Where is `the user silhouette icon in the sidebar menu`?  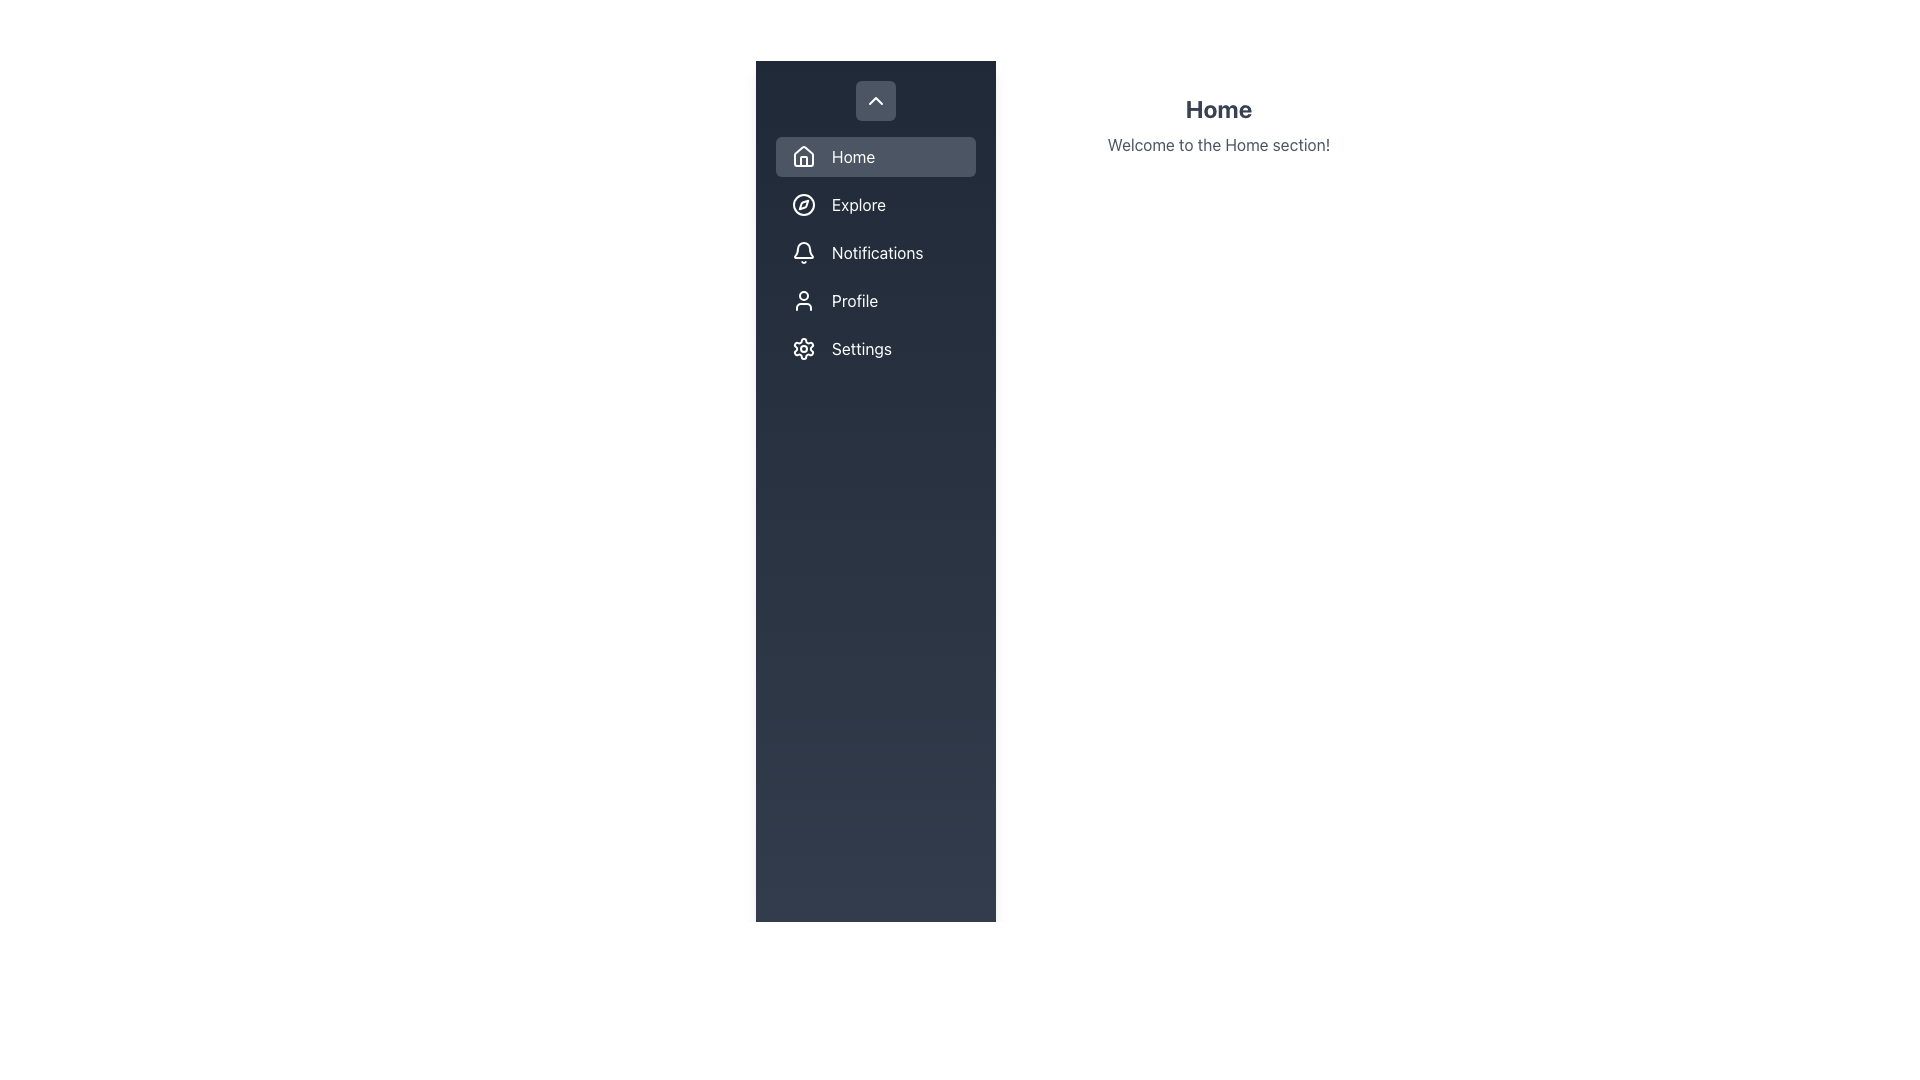
the user silhouette icon in the sidebar menu is located at coordinates (804, 300).